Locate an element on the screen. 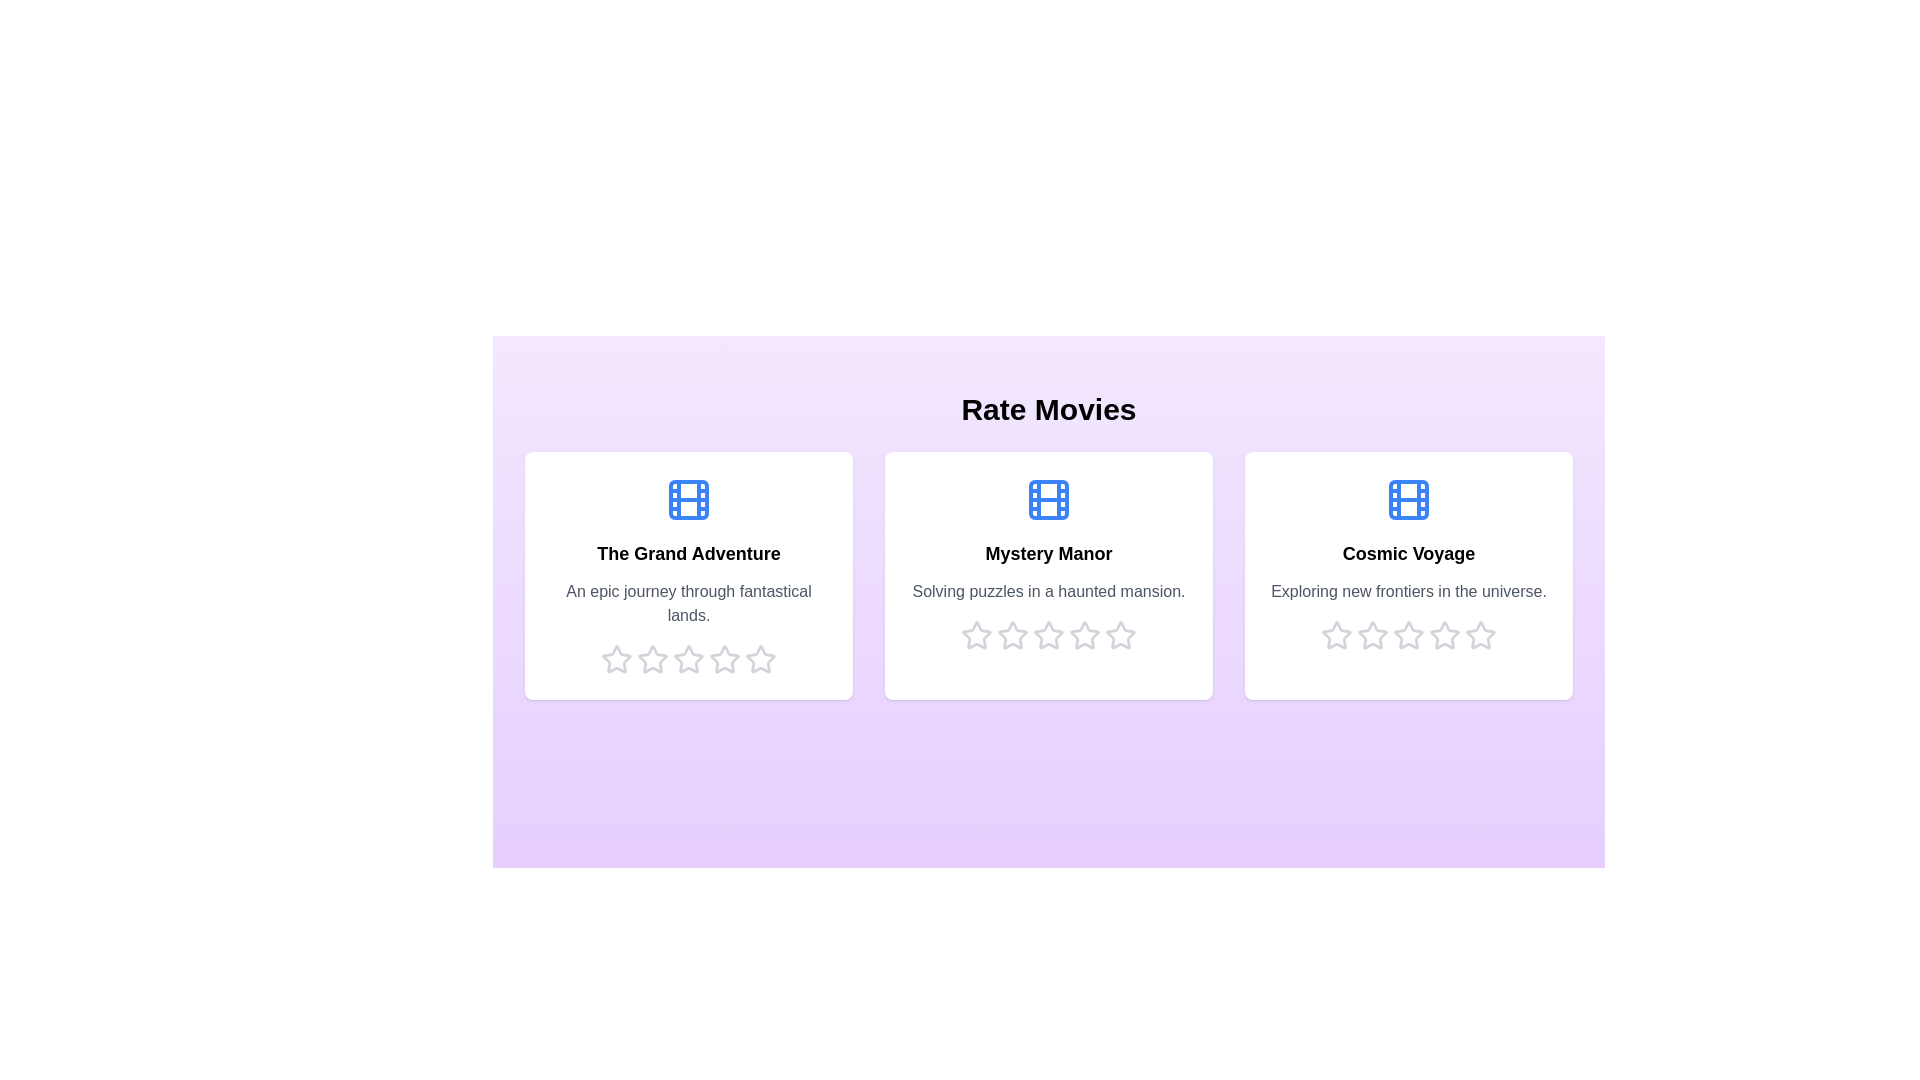  the movie card titled 'The Grand Adventure' to view its hover effect is located at coordinates (689, 575).